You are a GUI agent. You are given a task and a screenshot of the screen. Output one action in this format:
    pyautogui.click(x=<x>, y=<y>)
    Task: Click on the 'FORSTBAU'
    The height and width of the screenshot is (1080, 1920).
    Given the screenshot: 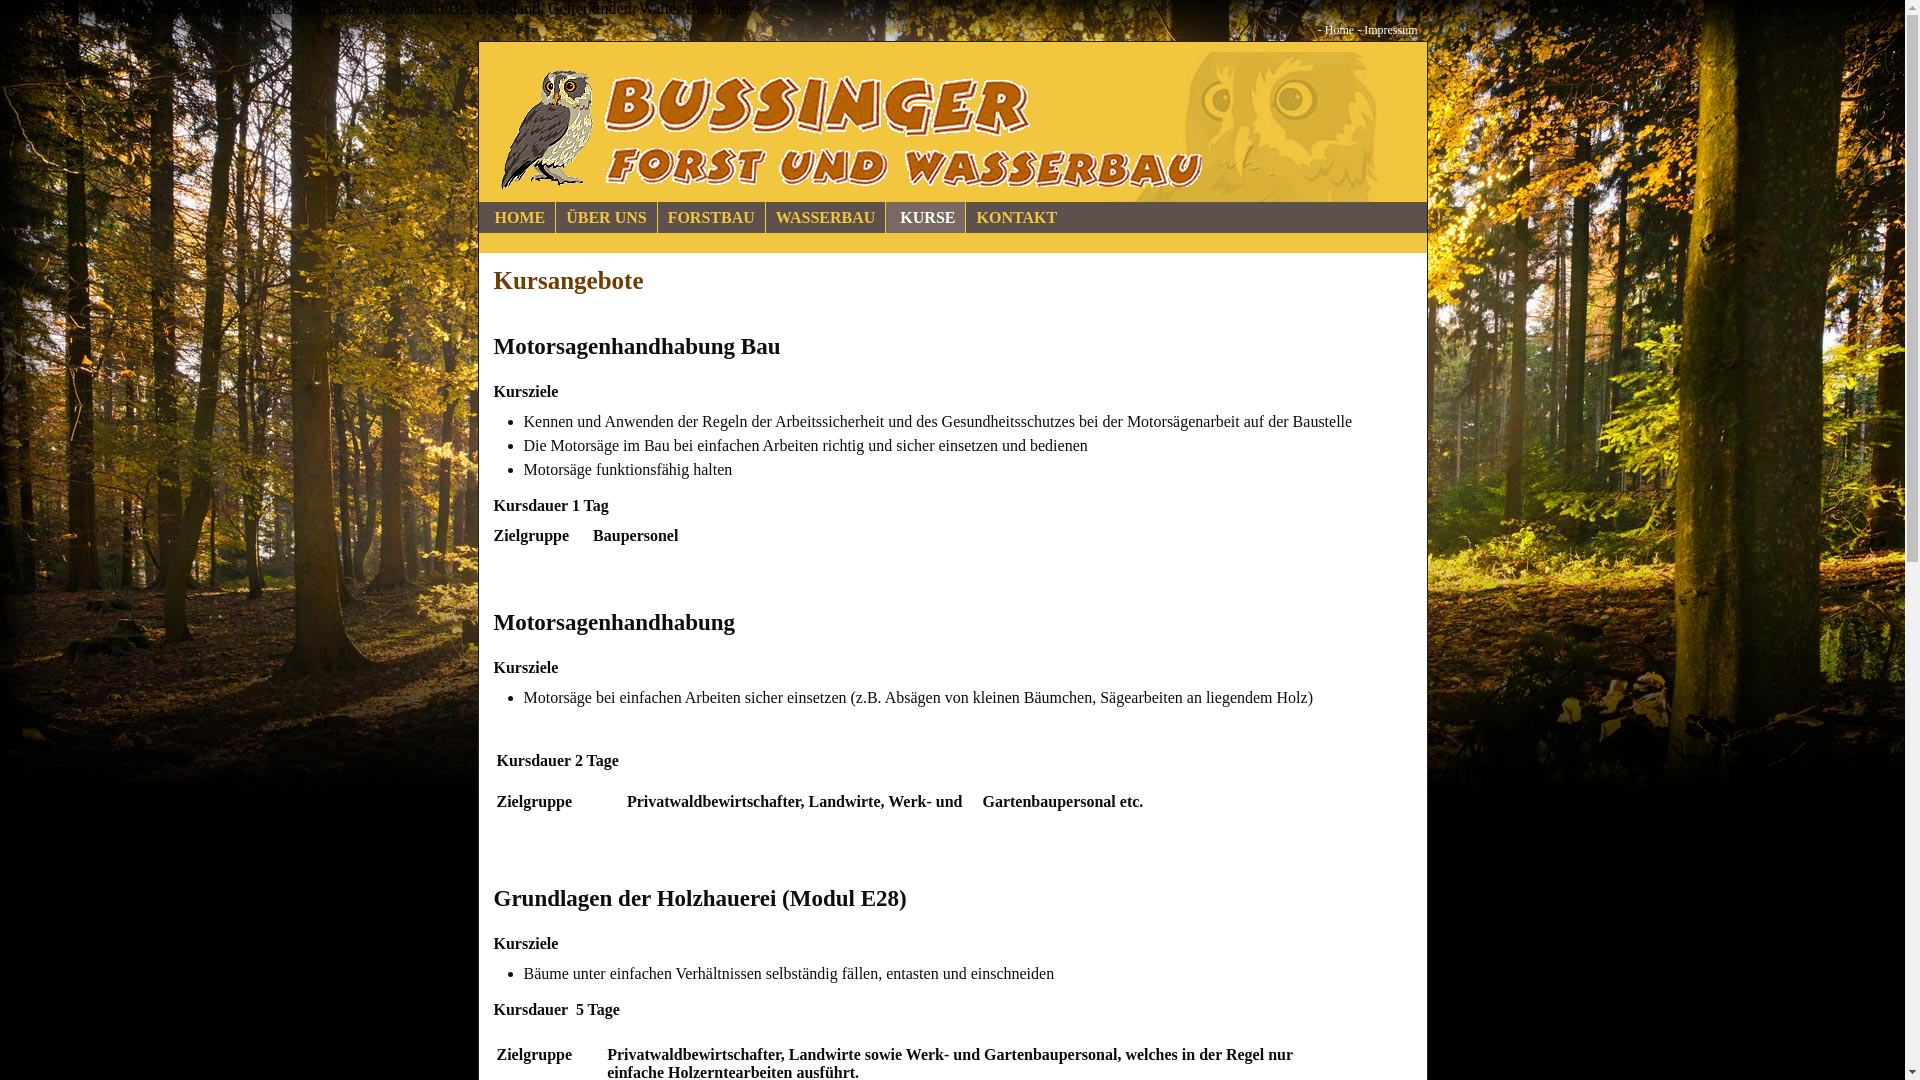 What is the action you would take?
    pyautogui.click(x=711, y=217)
    